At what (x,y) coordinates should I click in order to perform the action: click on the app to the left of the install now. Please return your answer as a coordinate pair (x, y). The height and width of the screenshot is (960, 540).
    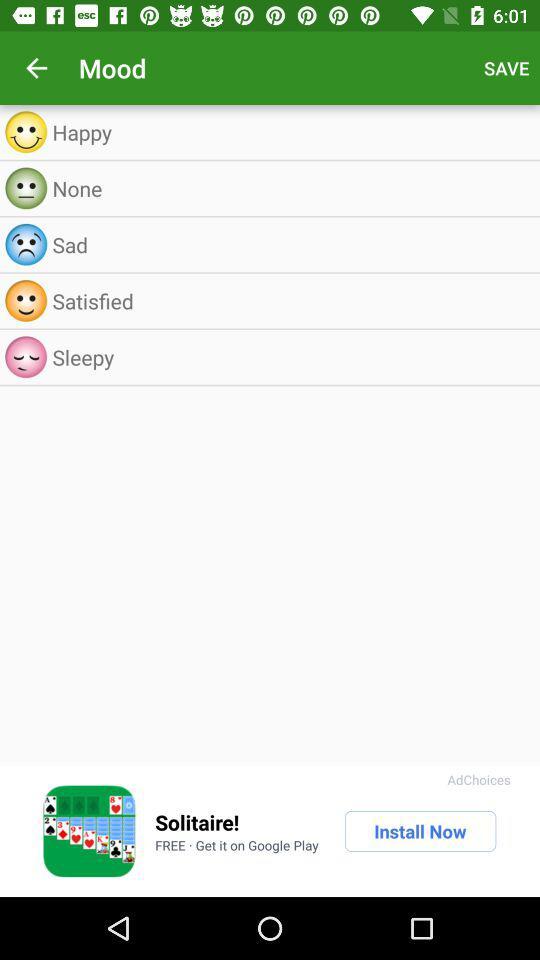
    Looking at the image, I should click on (237, 844).